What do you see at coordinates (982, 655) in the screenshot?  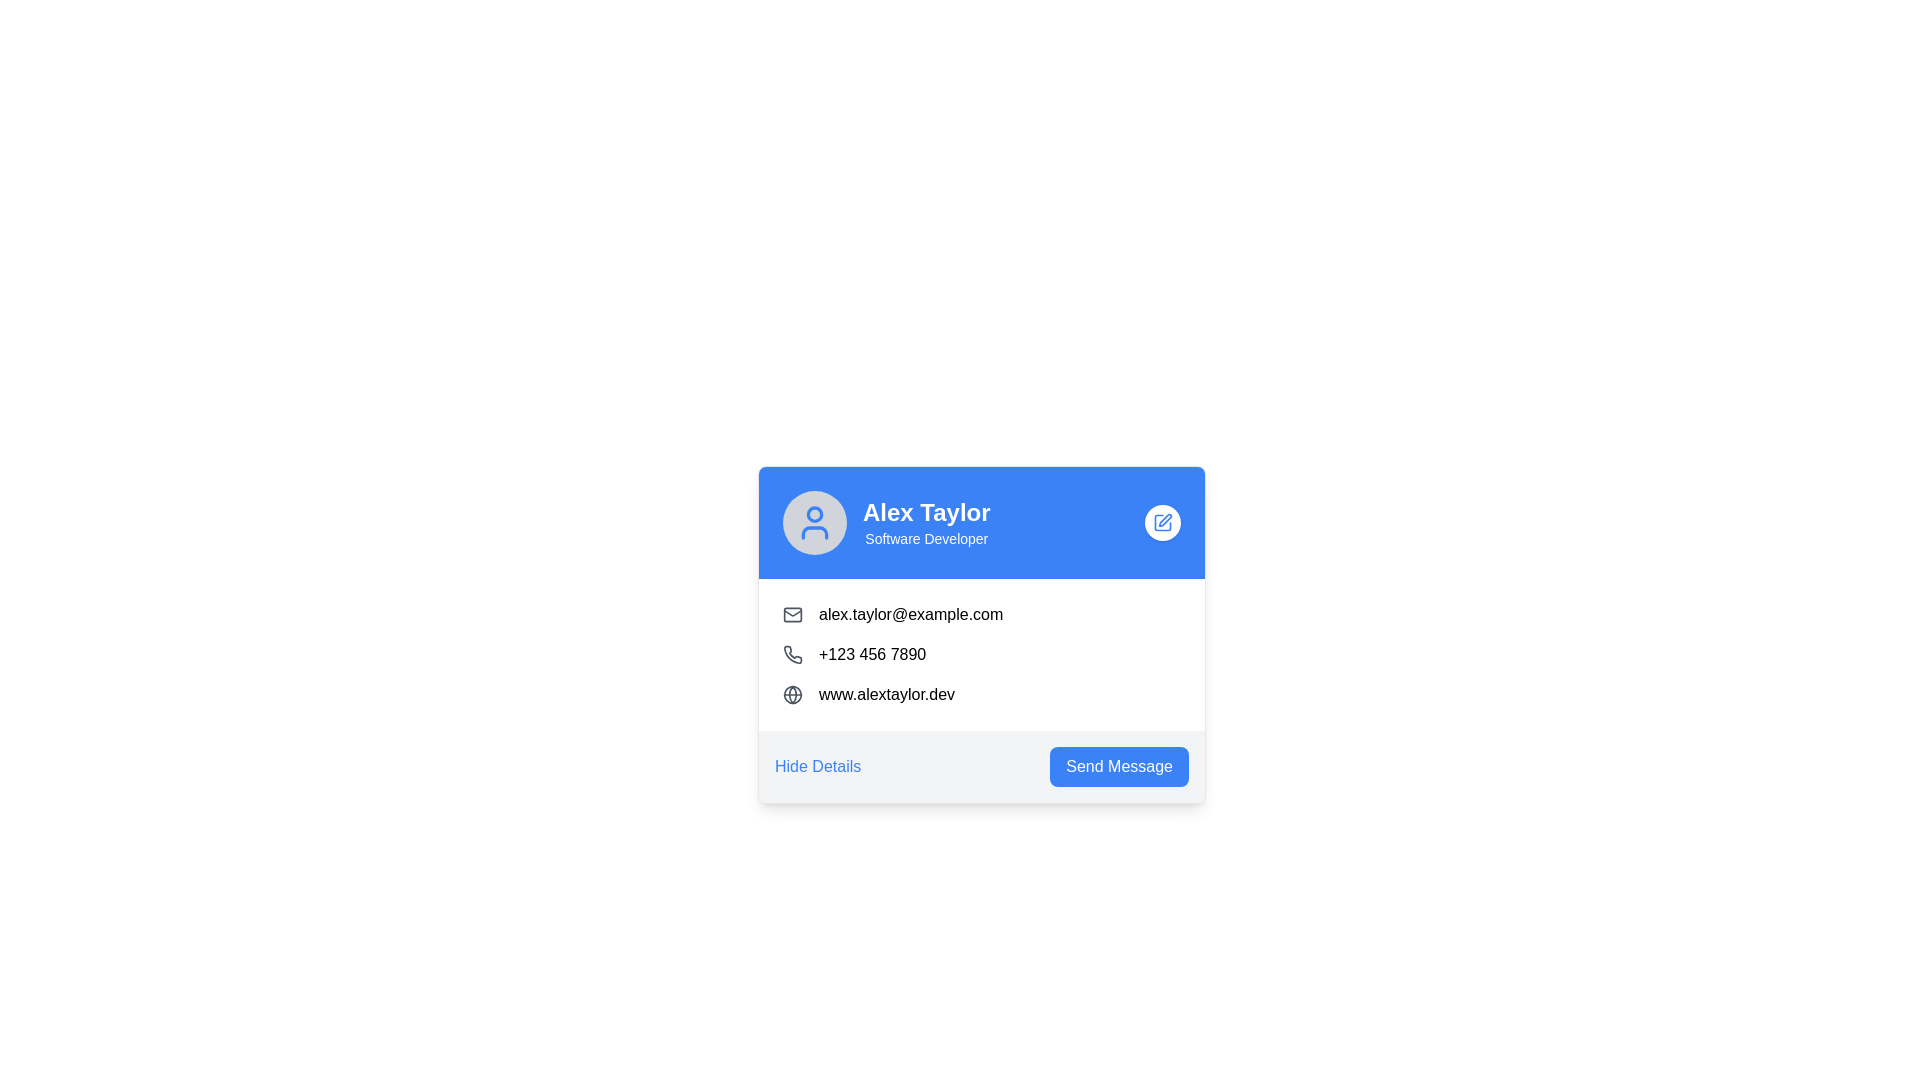 I see `the Information display section that shows contact information with email, phone number, and website address, located above the 'Hide Details' and 'Send Message' buttons` at bounding box center [982, 655].